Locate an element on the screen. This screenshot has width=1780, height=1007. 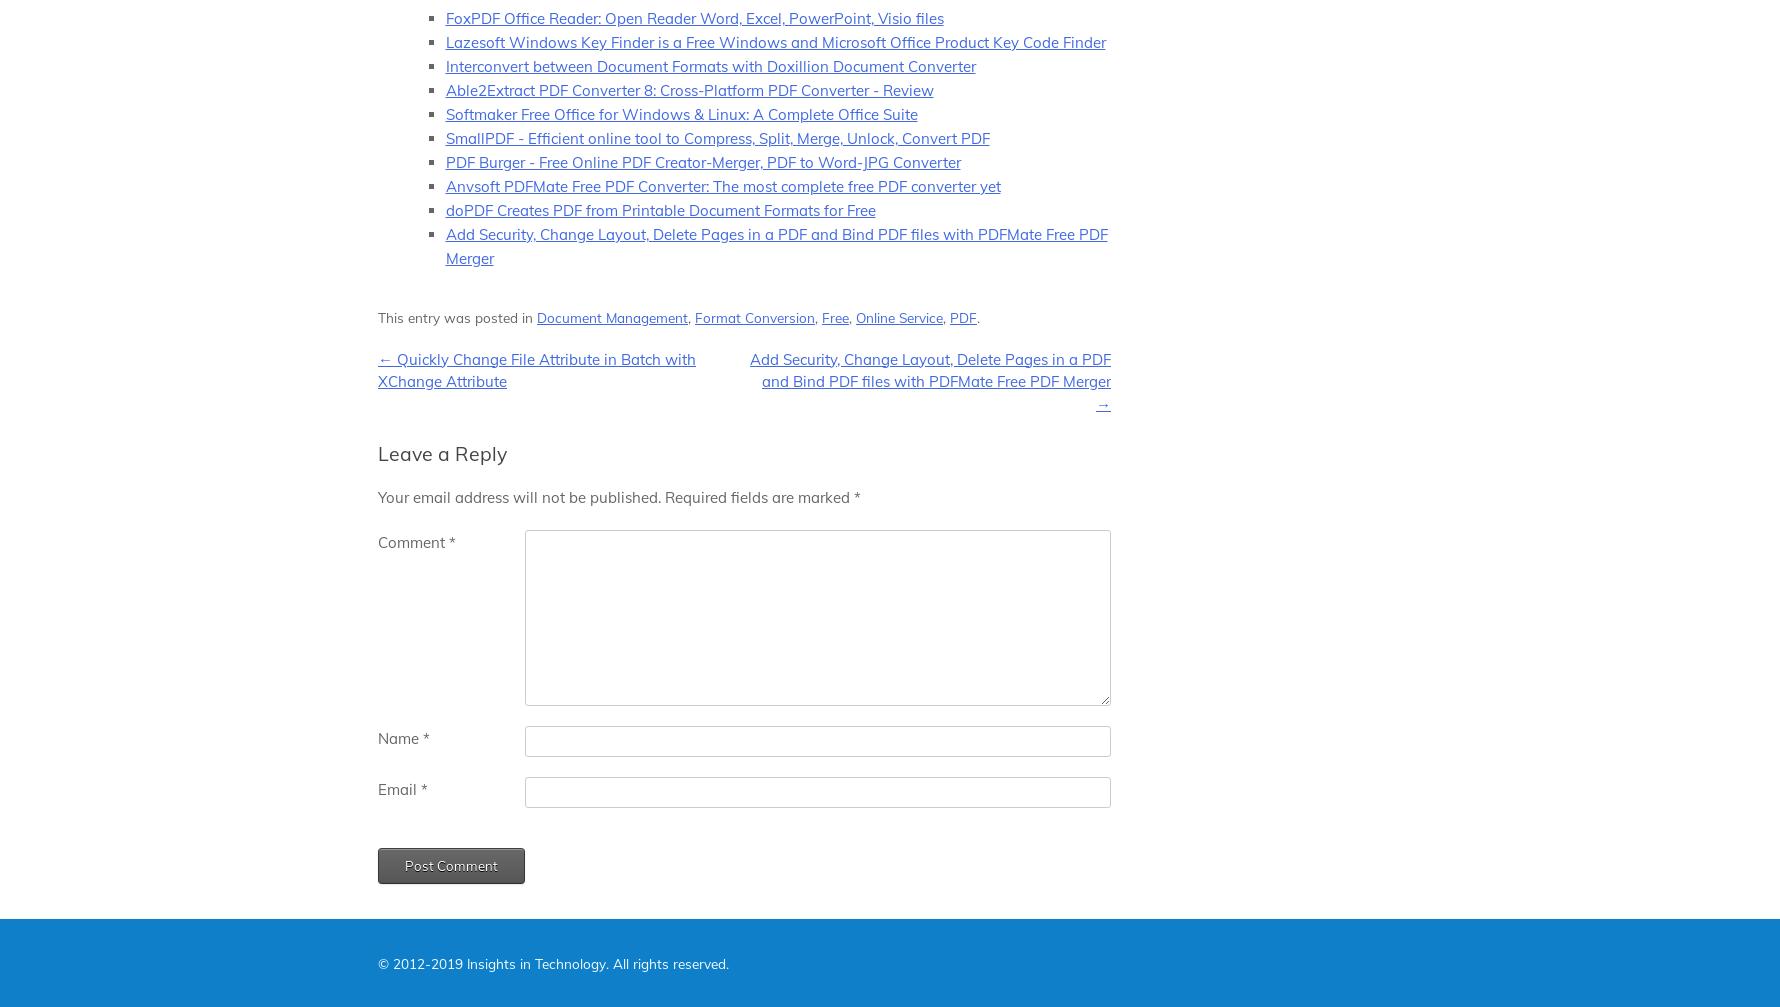
'Online Service' is located at coordinates (899, 317).